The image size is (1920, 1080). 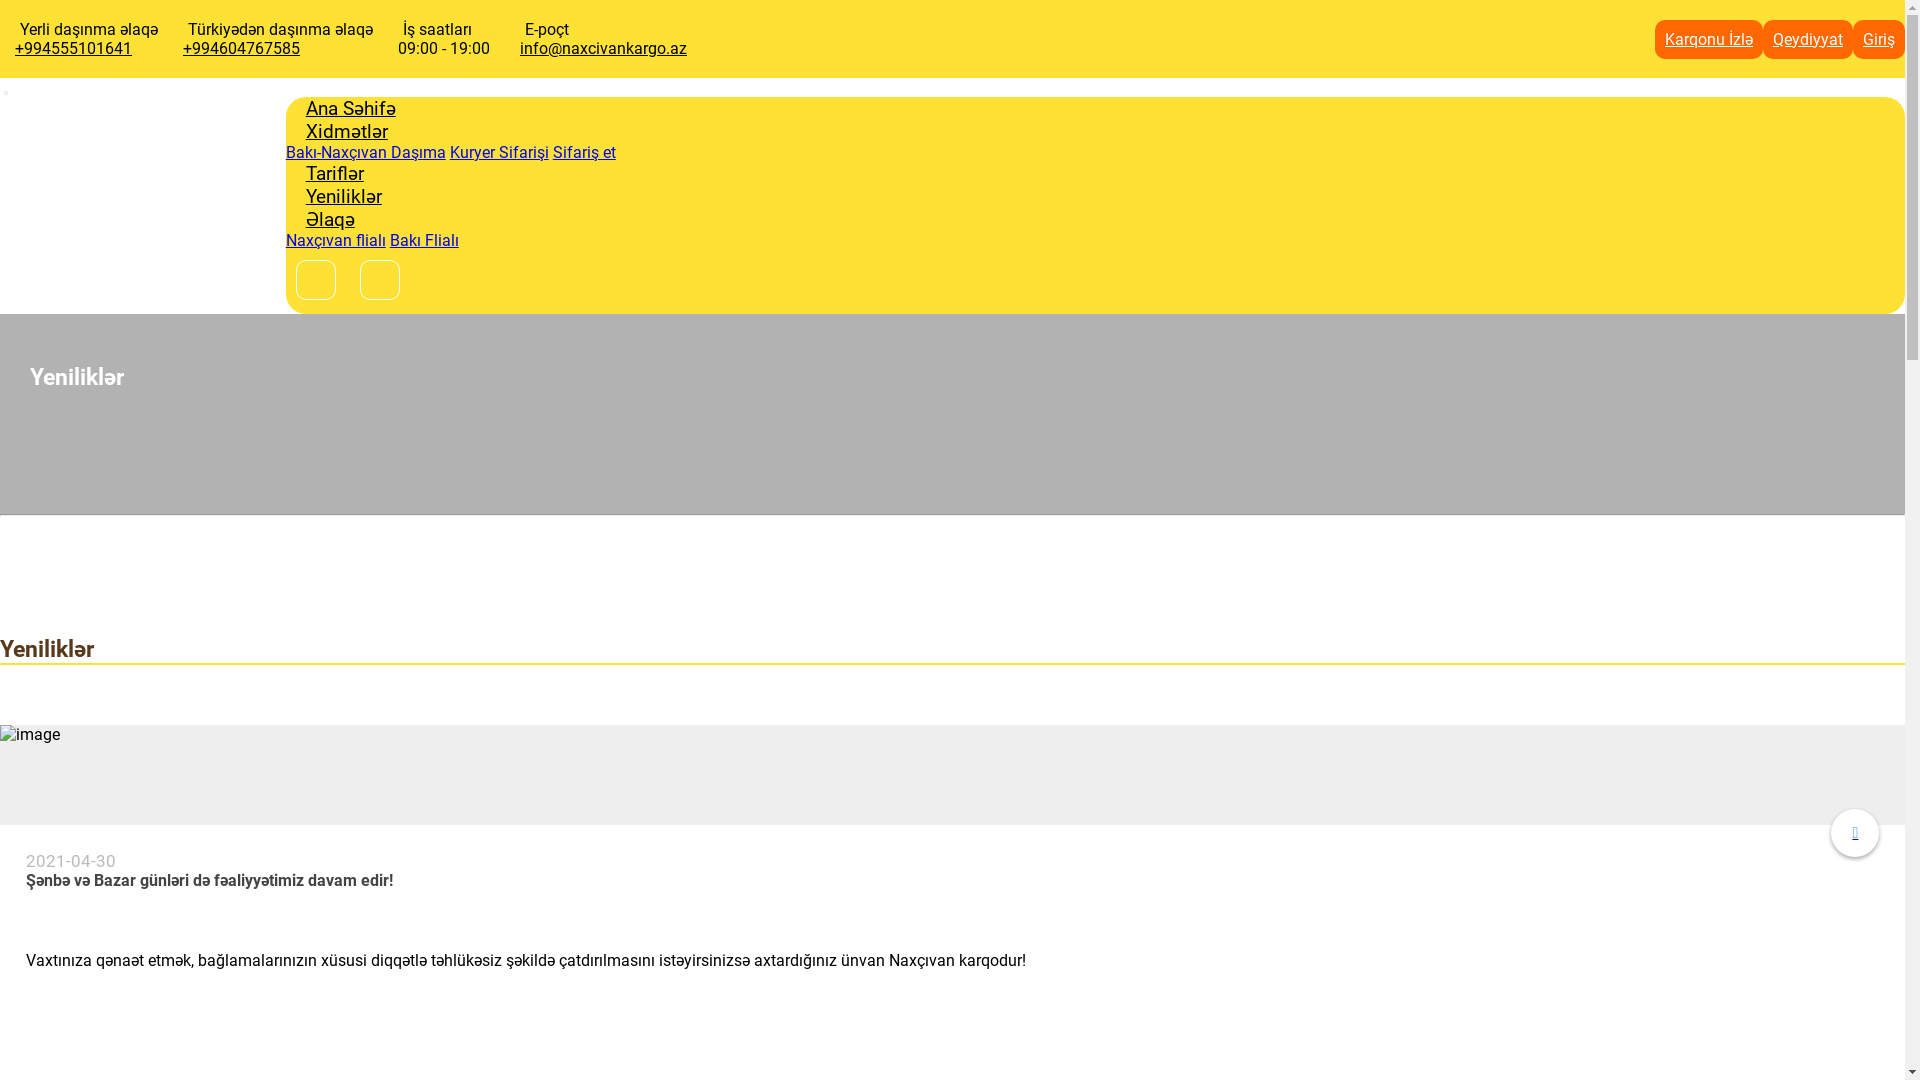 What do you see at coordinates (73, 47) in the screenshot?
I see `'+994555101641'` at bounding box center [73, 47].